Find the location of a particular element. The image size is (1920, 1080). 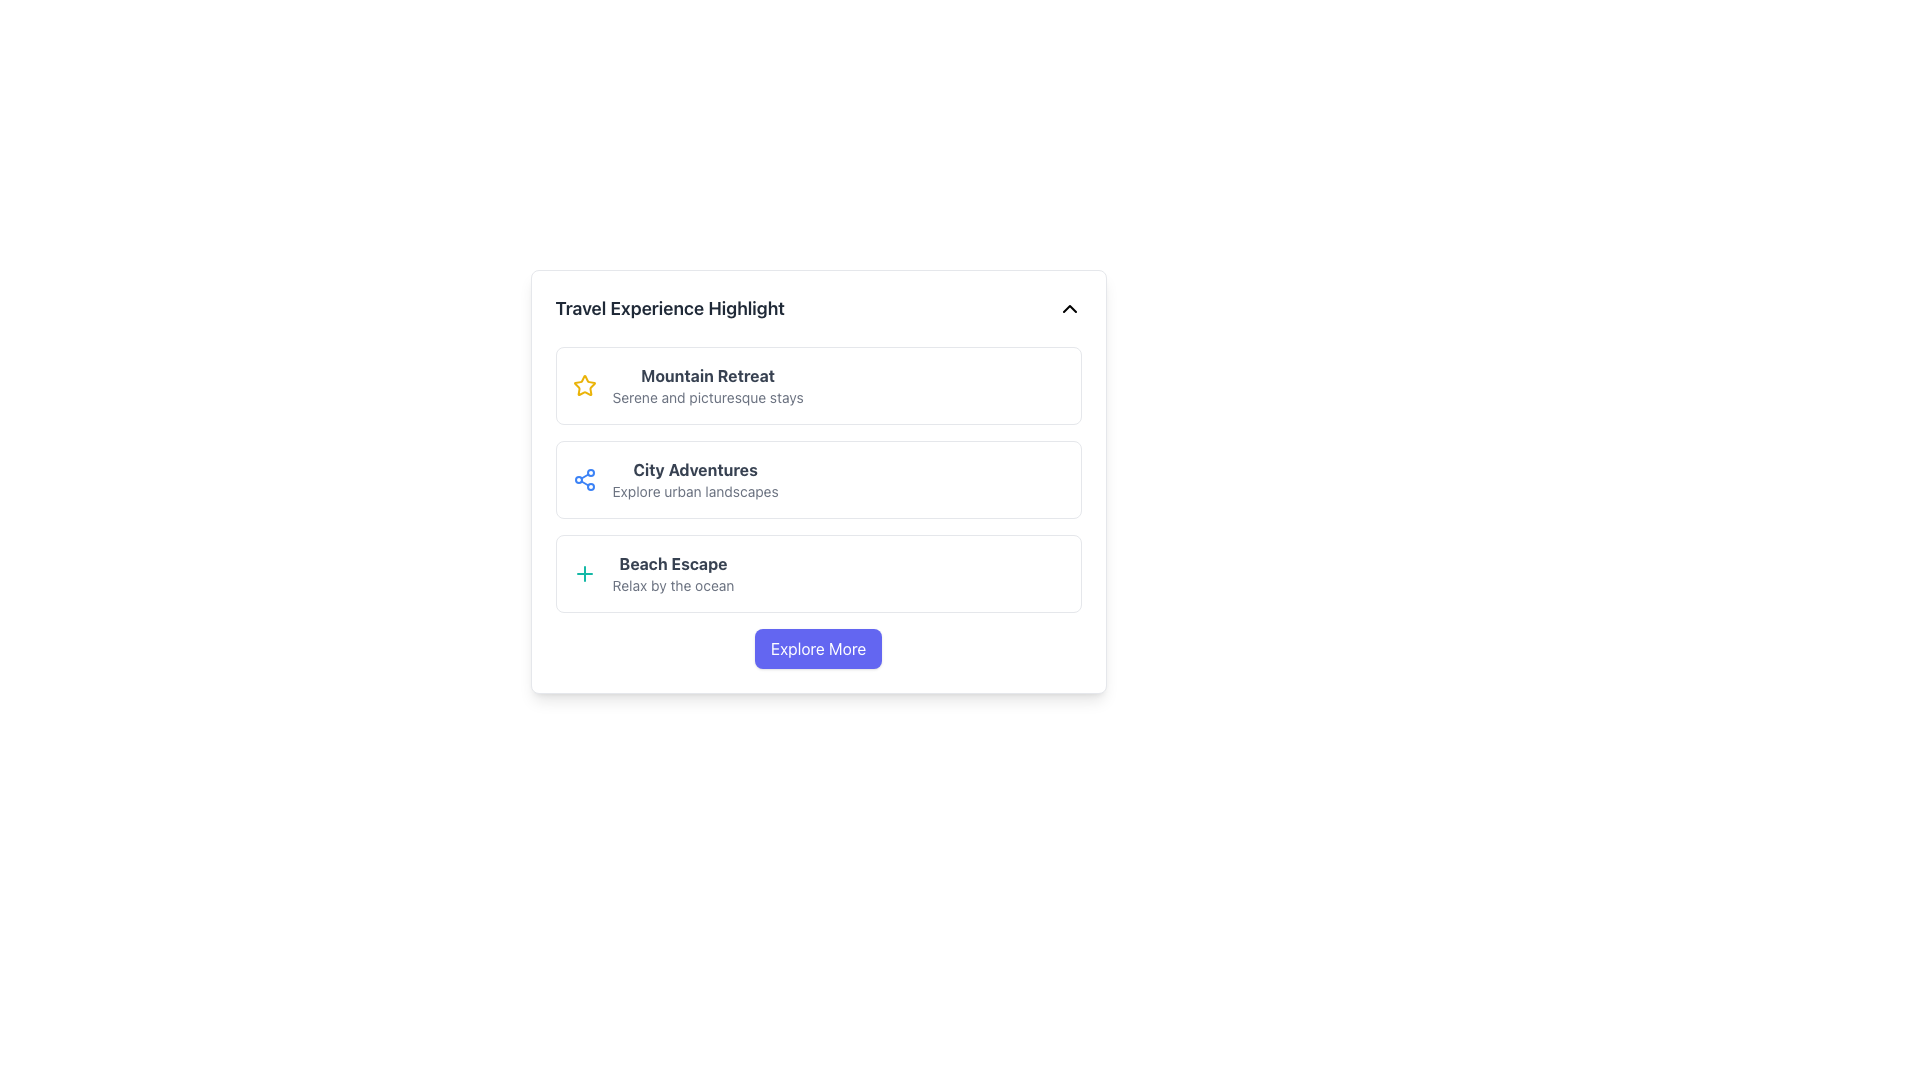

the small upward-pointing chevron icon located in the upper right corner of the 'Travel Experience Highlight' section is located at coordinates (1068, 308).